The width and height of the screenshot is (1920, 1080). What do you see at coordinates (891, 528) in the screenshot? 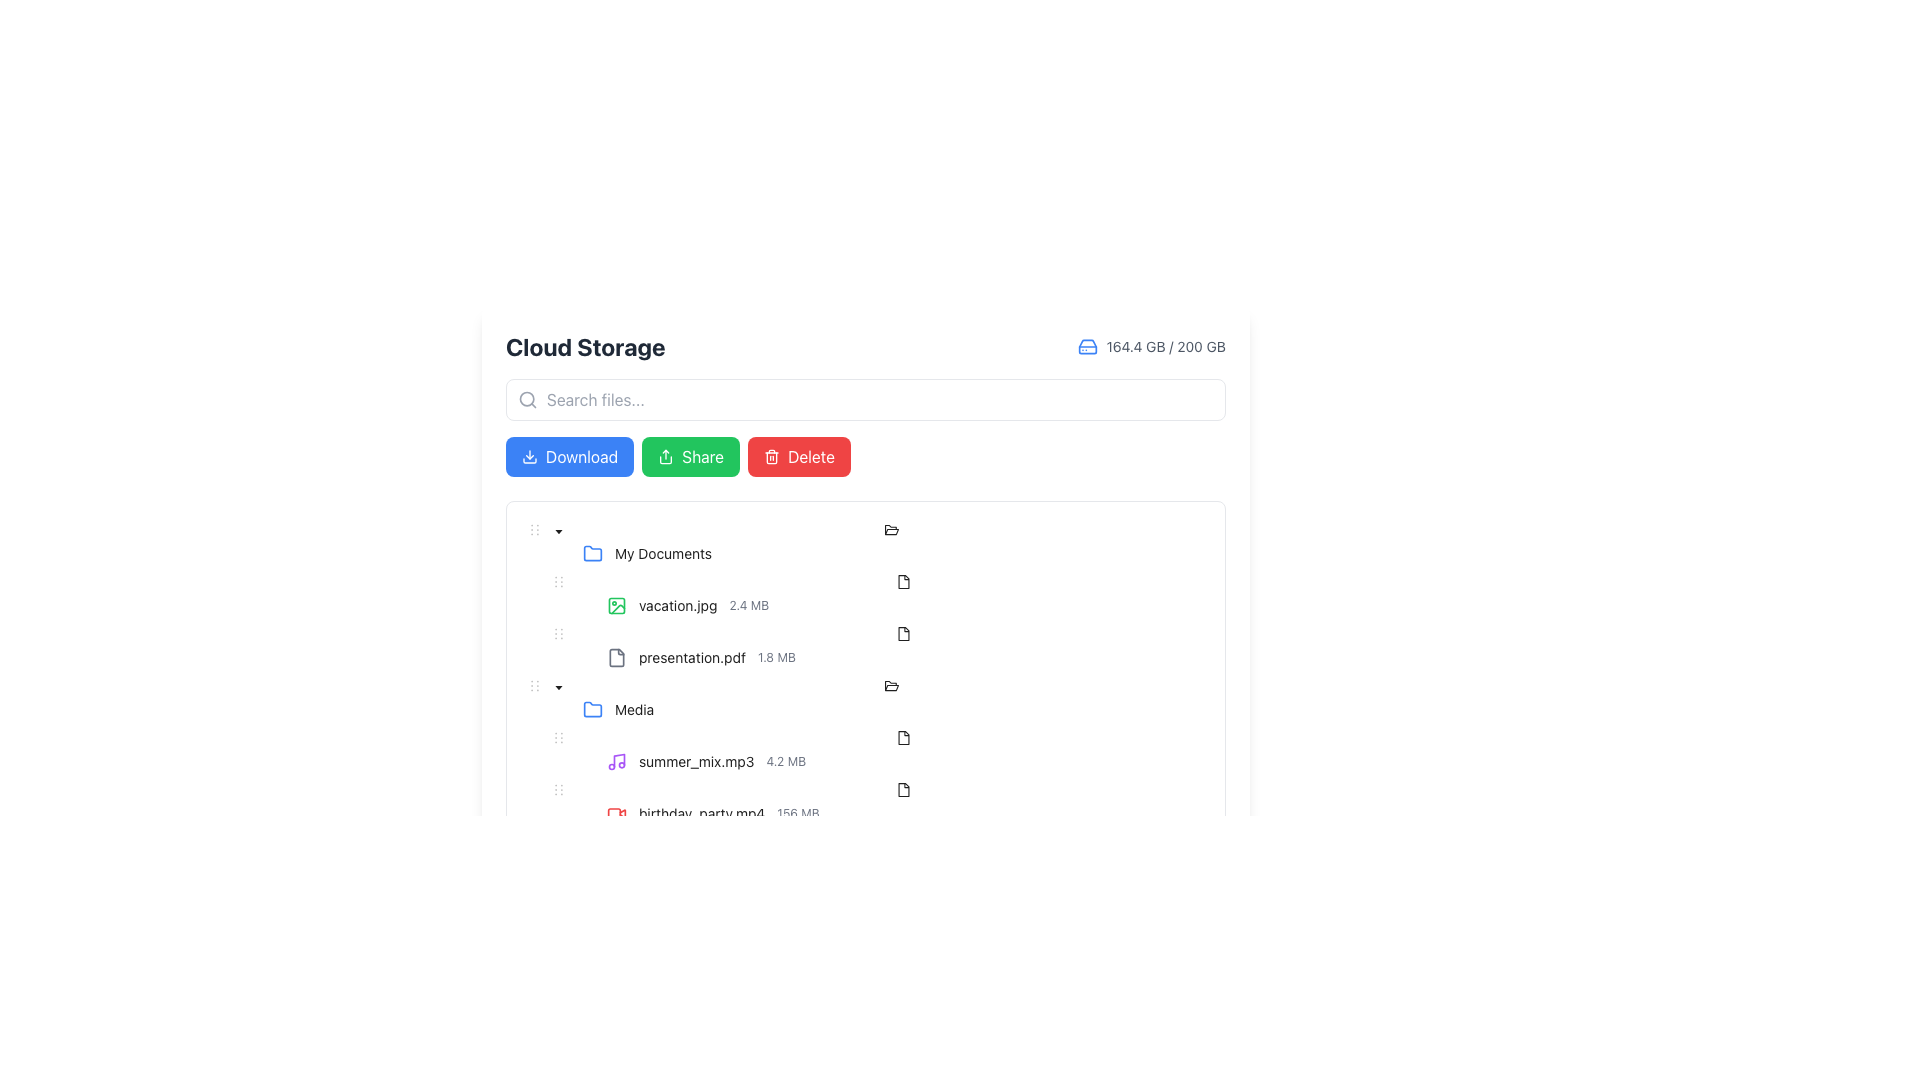
I see `the folder icon representing the 'My Documents' item` at bounding box center [891, 528].